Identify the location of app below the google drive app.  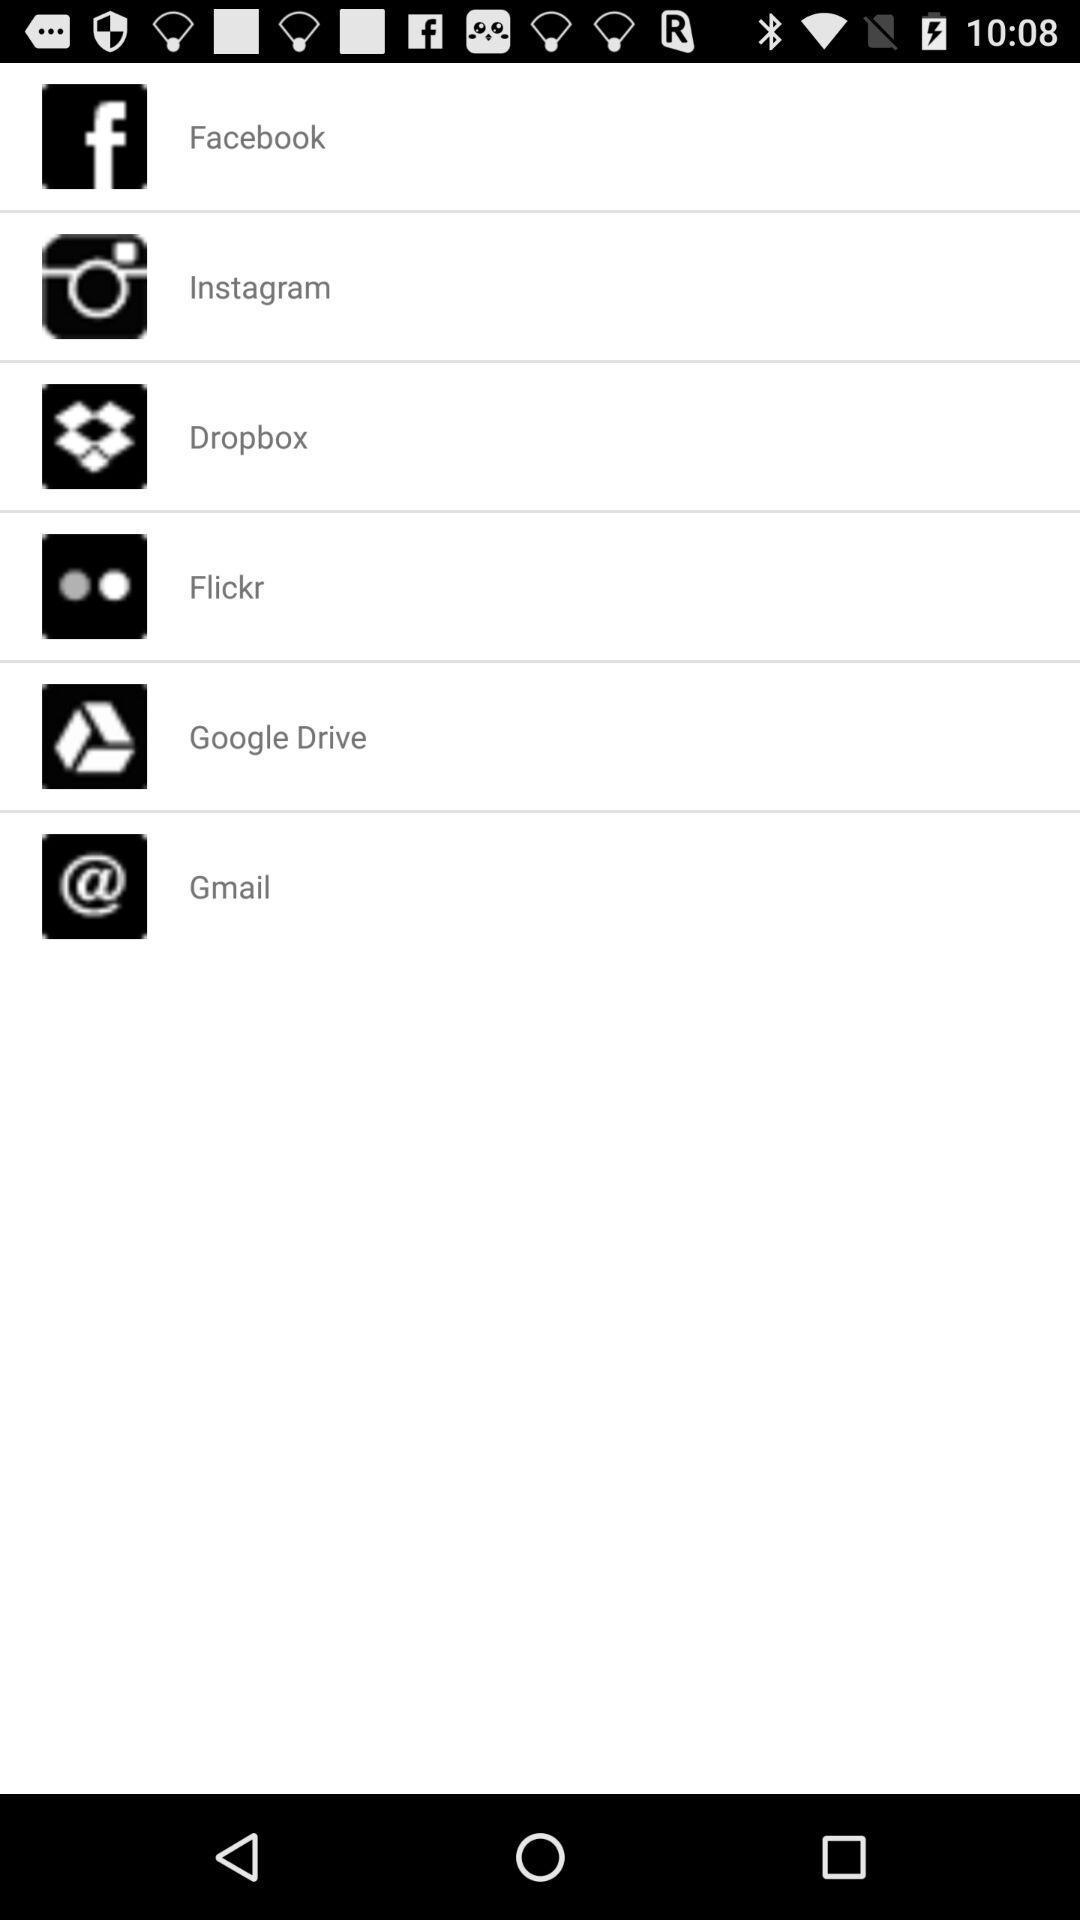
(228, 885).